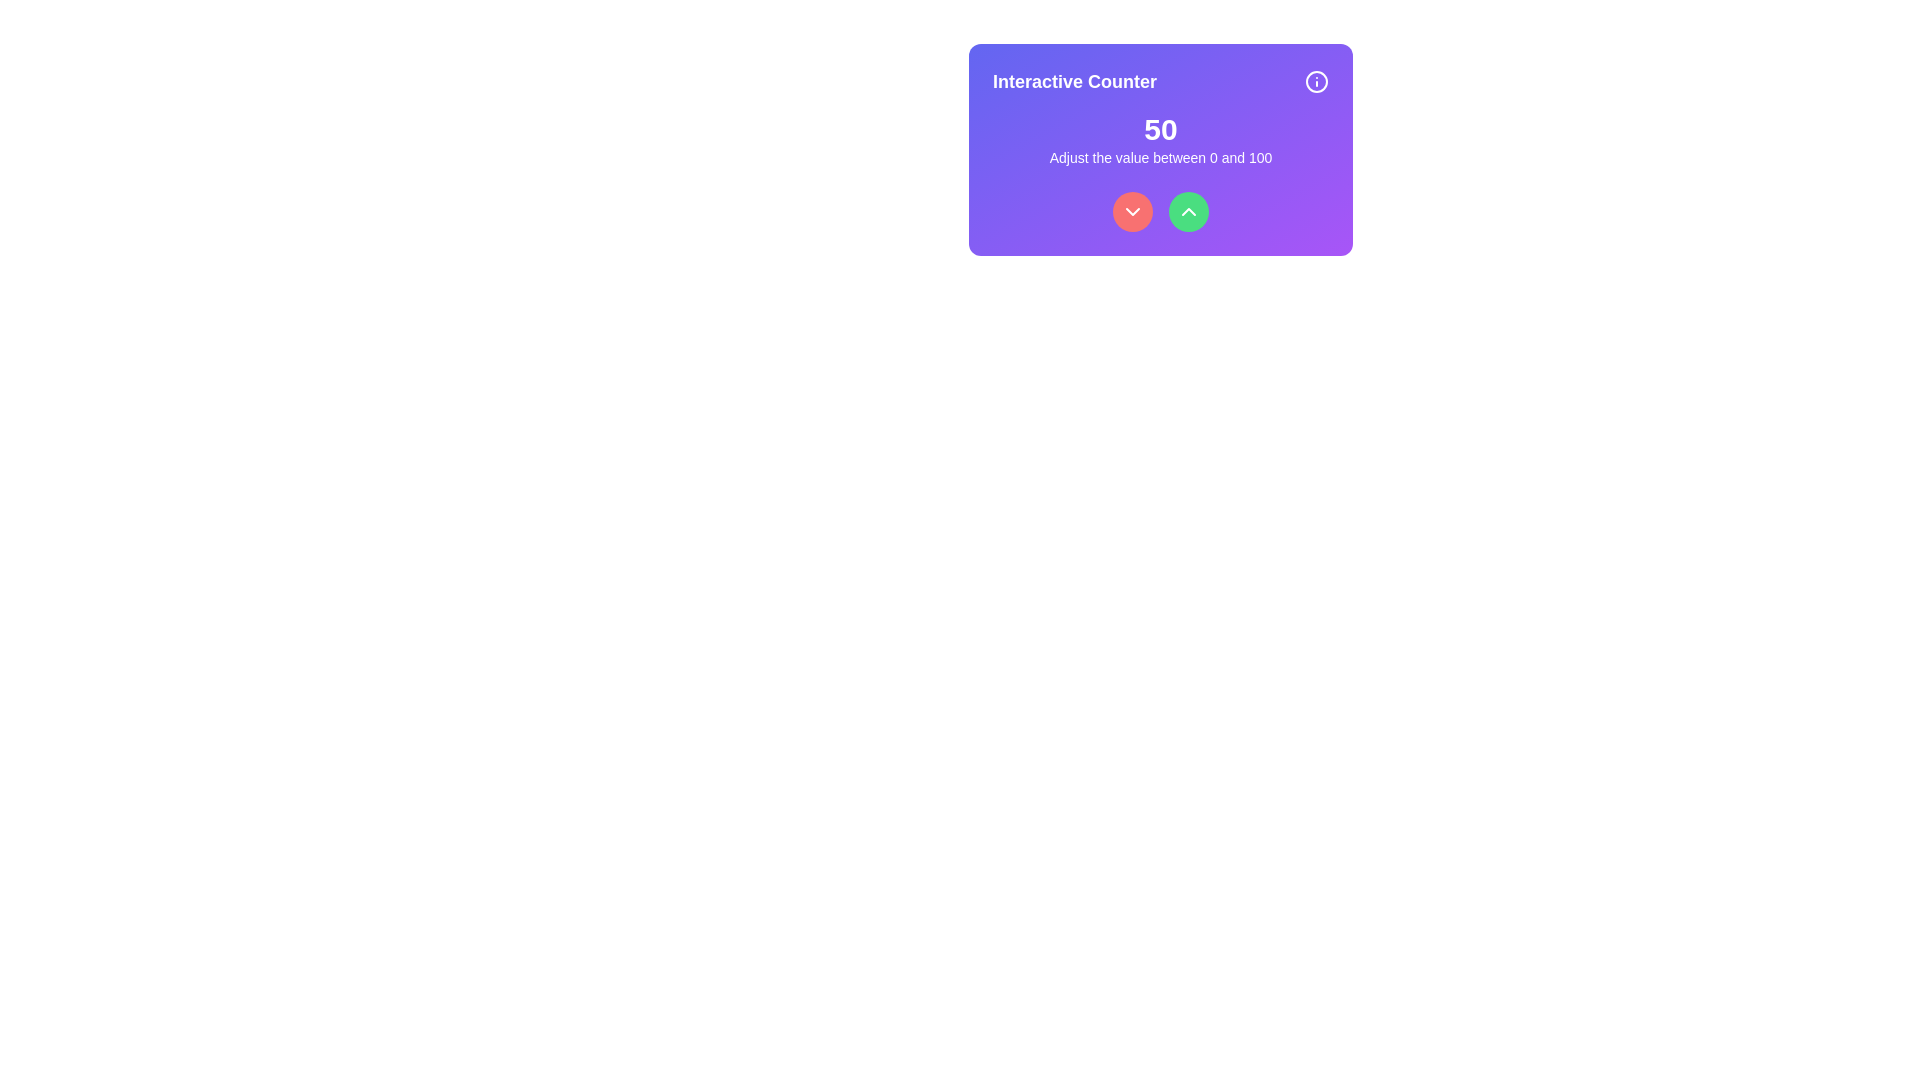 The height and width of the screenshot is (1080, 1920). I want to click on the second circular increment button, which is located to the right of a red button with a downward chevron arrow, to observe the hover effect, so click(1189, 212).